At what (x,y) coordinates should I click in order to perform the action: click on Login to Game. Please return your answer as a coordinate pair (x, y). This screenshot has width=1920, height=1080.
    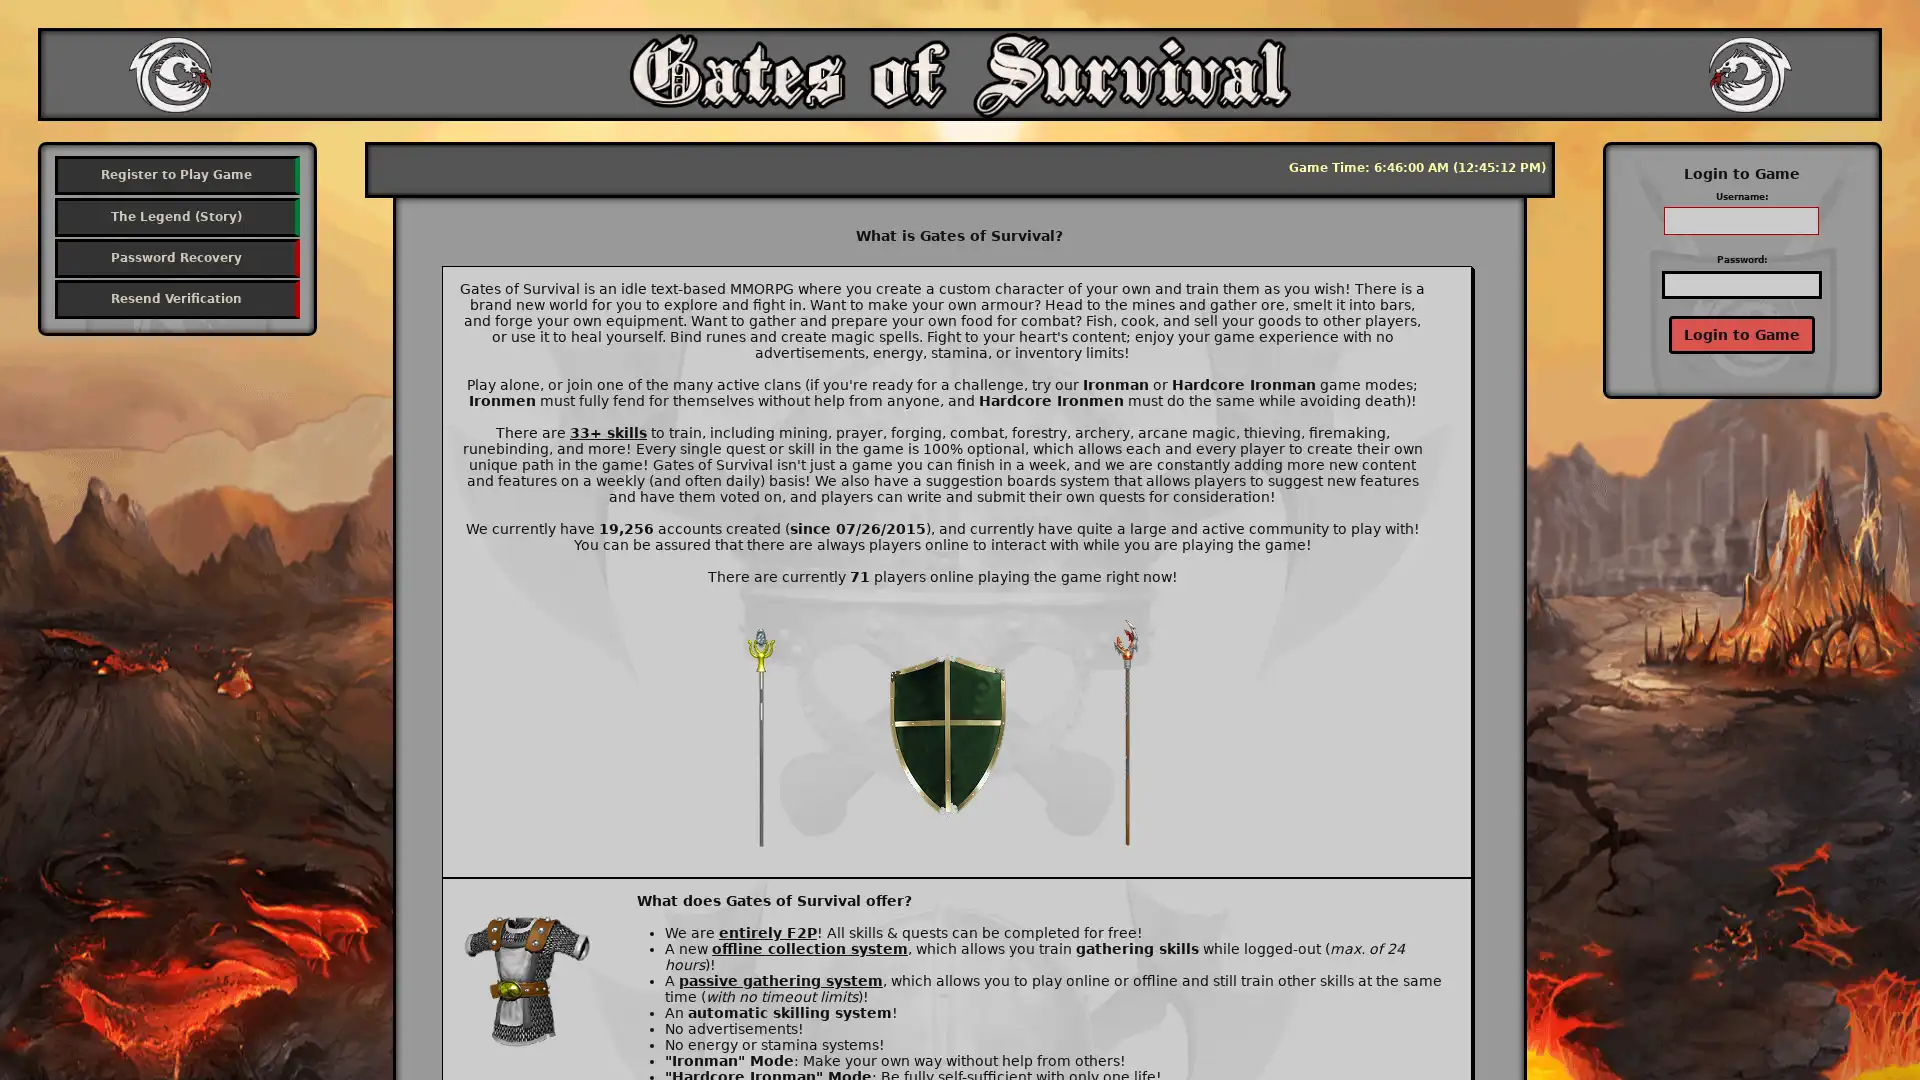
    Looking at the image, I should click on (1741, 334).